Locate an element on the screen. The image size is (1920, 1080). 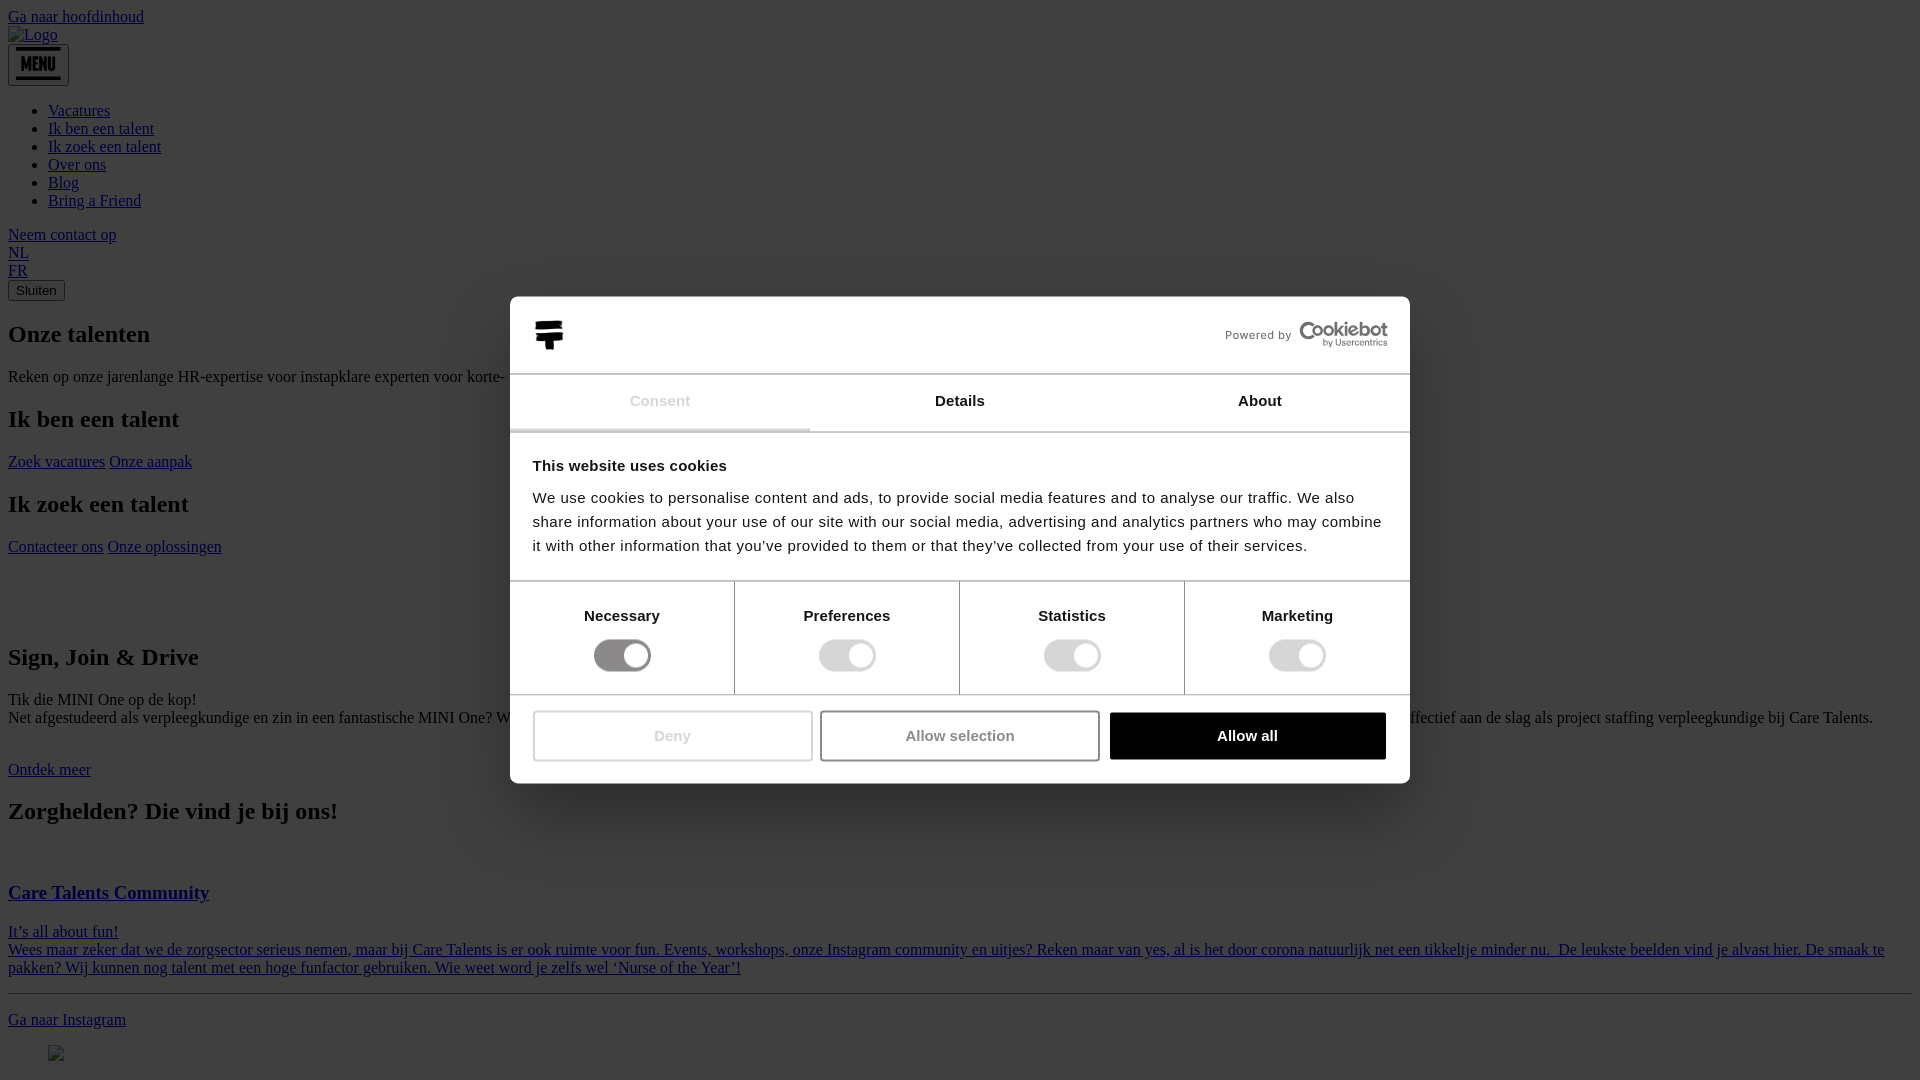
'Ik zoek een talent' is located at coordinates (103, 145).